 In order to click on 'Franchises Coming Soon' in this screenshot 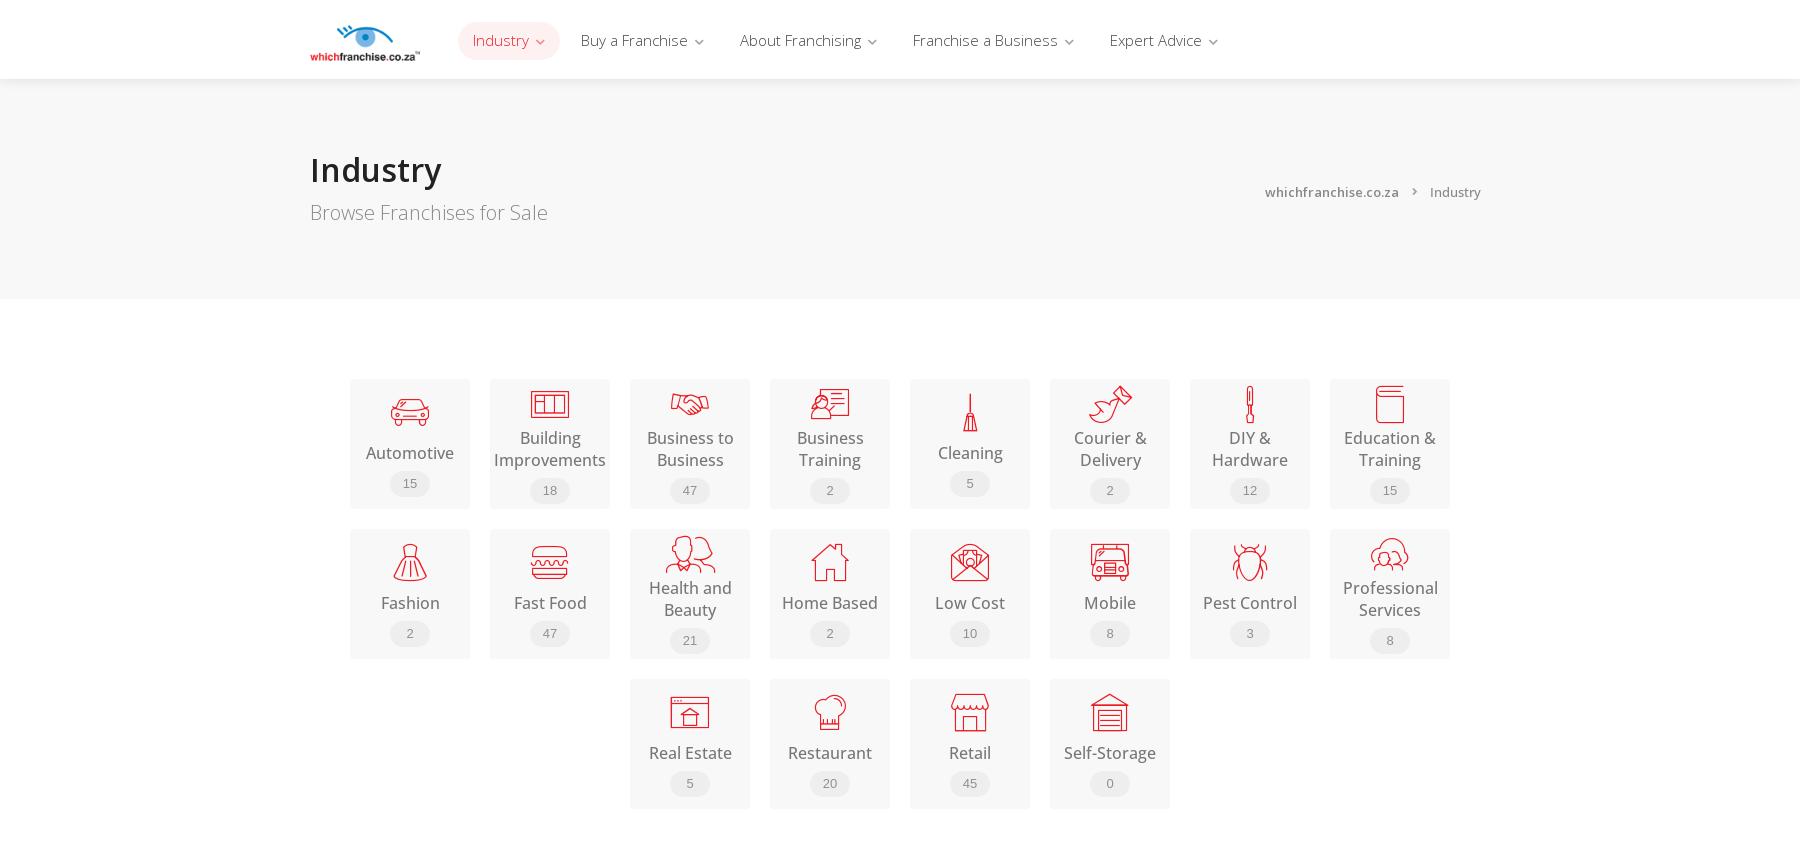, I will do `click(933, 268)`.